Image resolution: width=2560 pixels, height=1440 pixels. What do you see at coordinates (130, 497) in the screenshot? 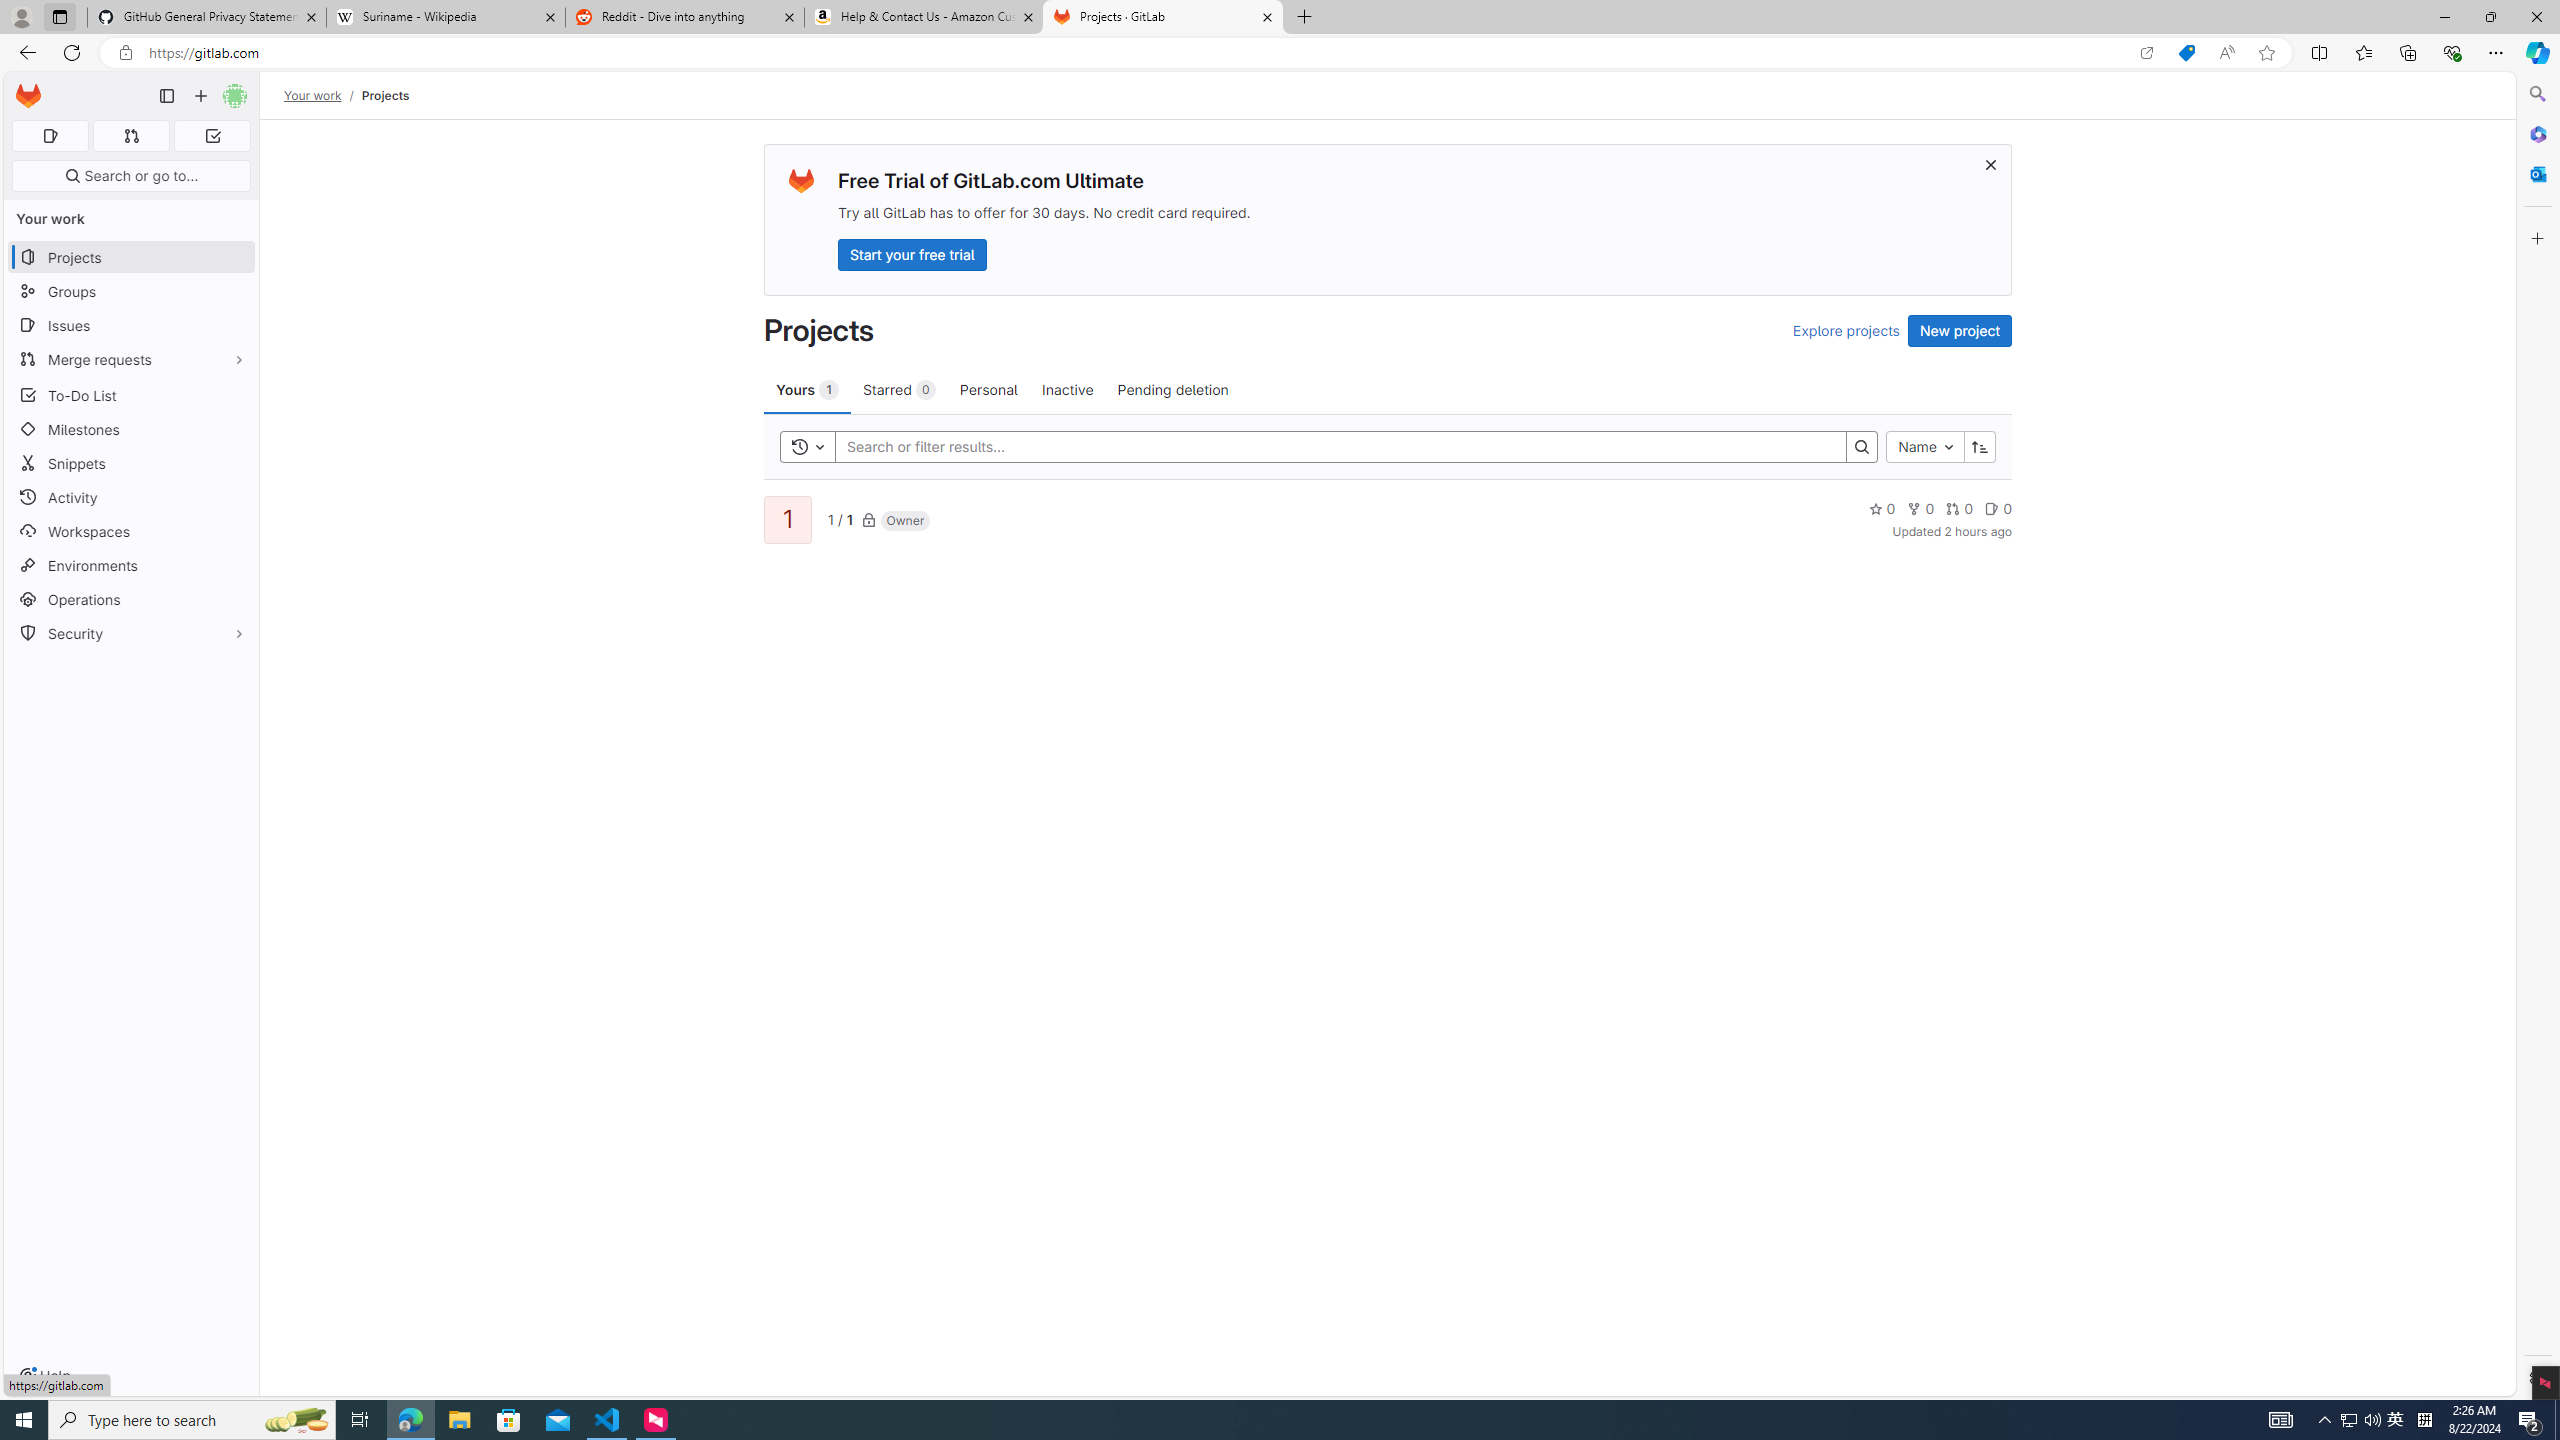
I see `'Activity'` at bounding box center [130, 497].